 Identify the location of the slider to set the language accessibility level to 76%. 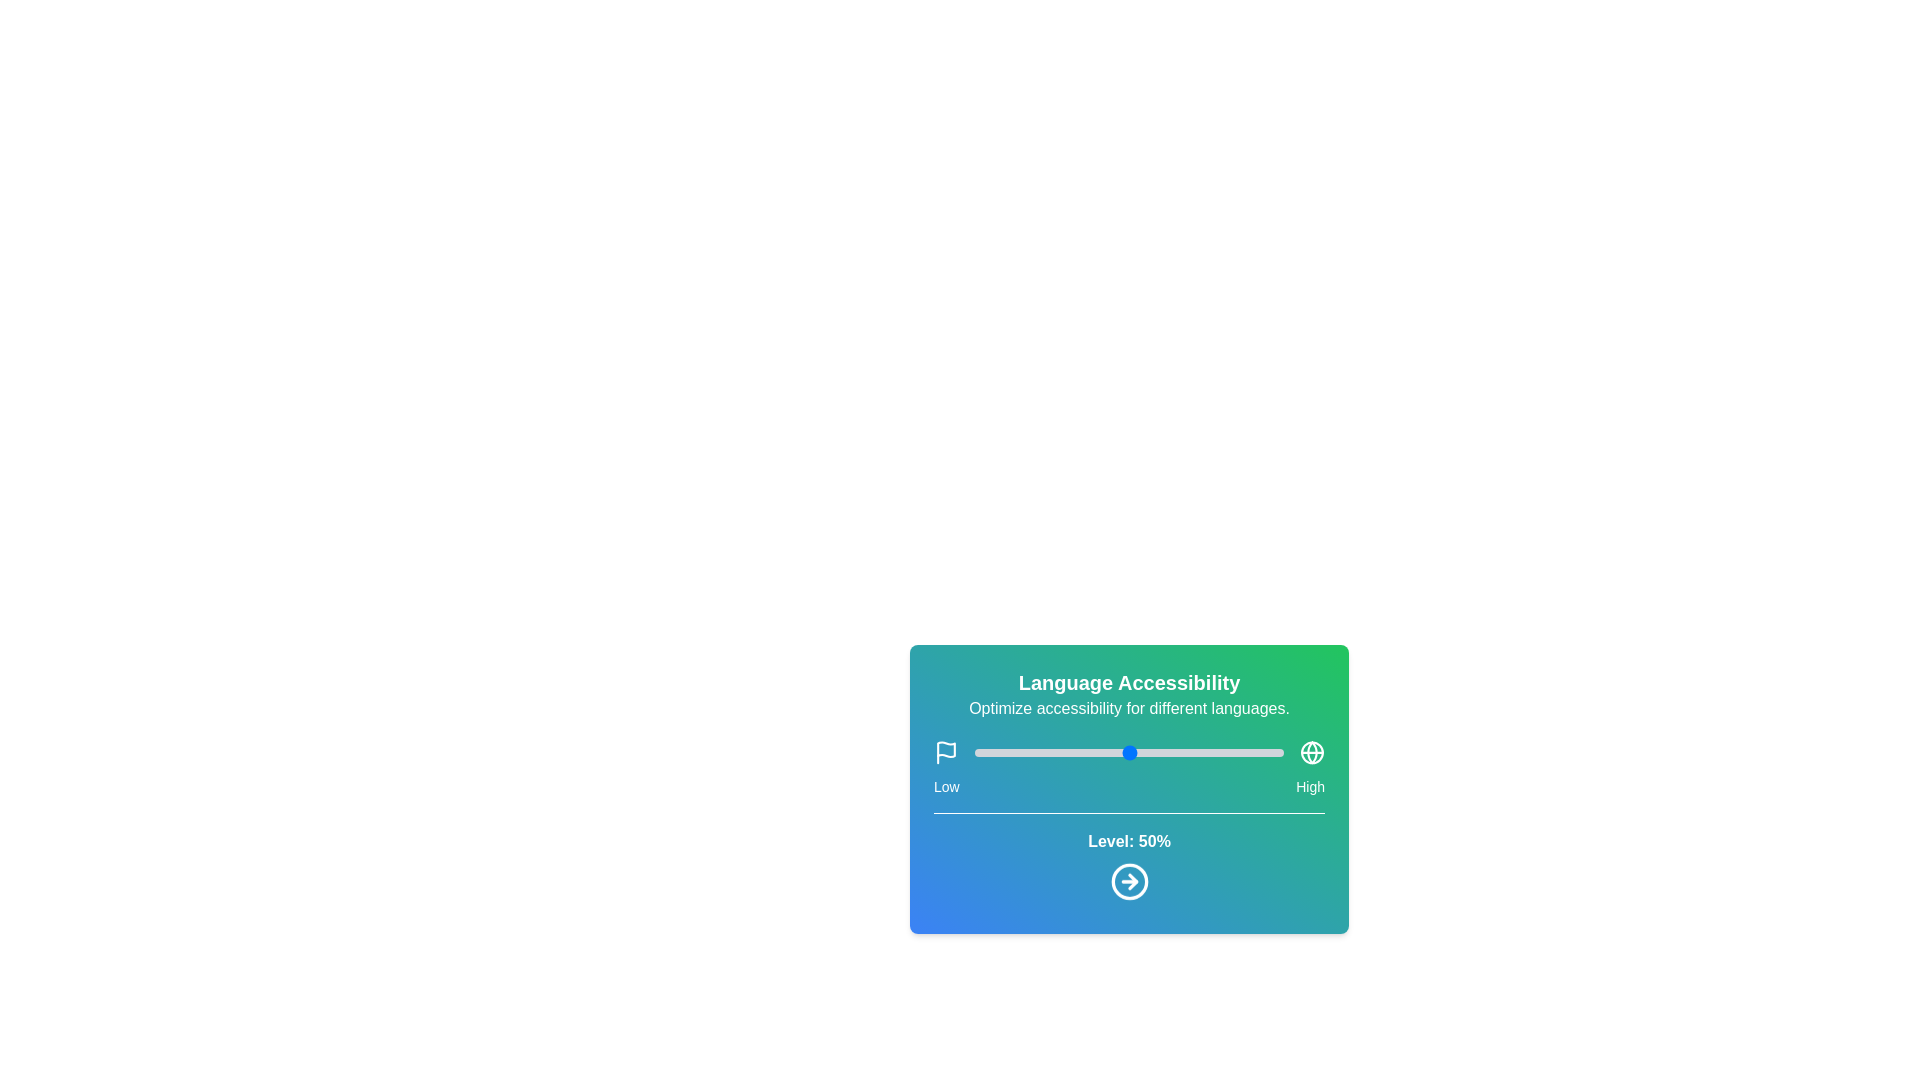
(1208, 752).